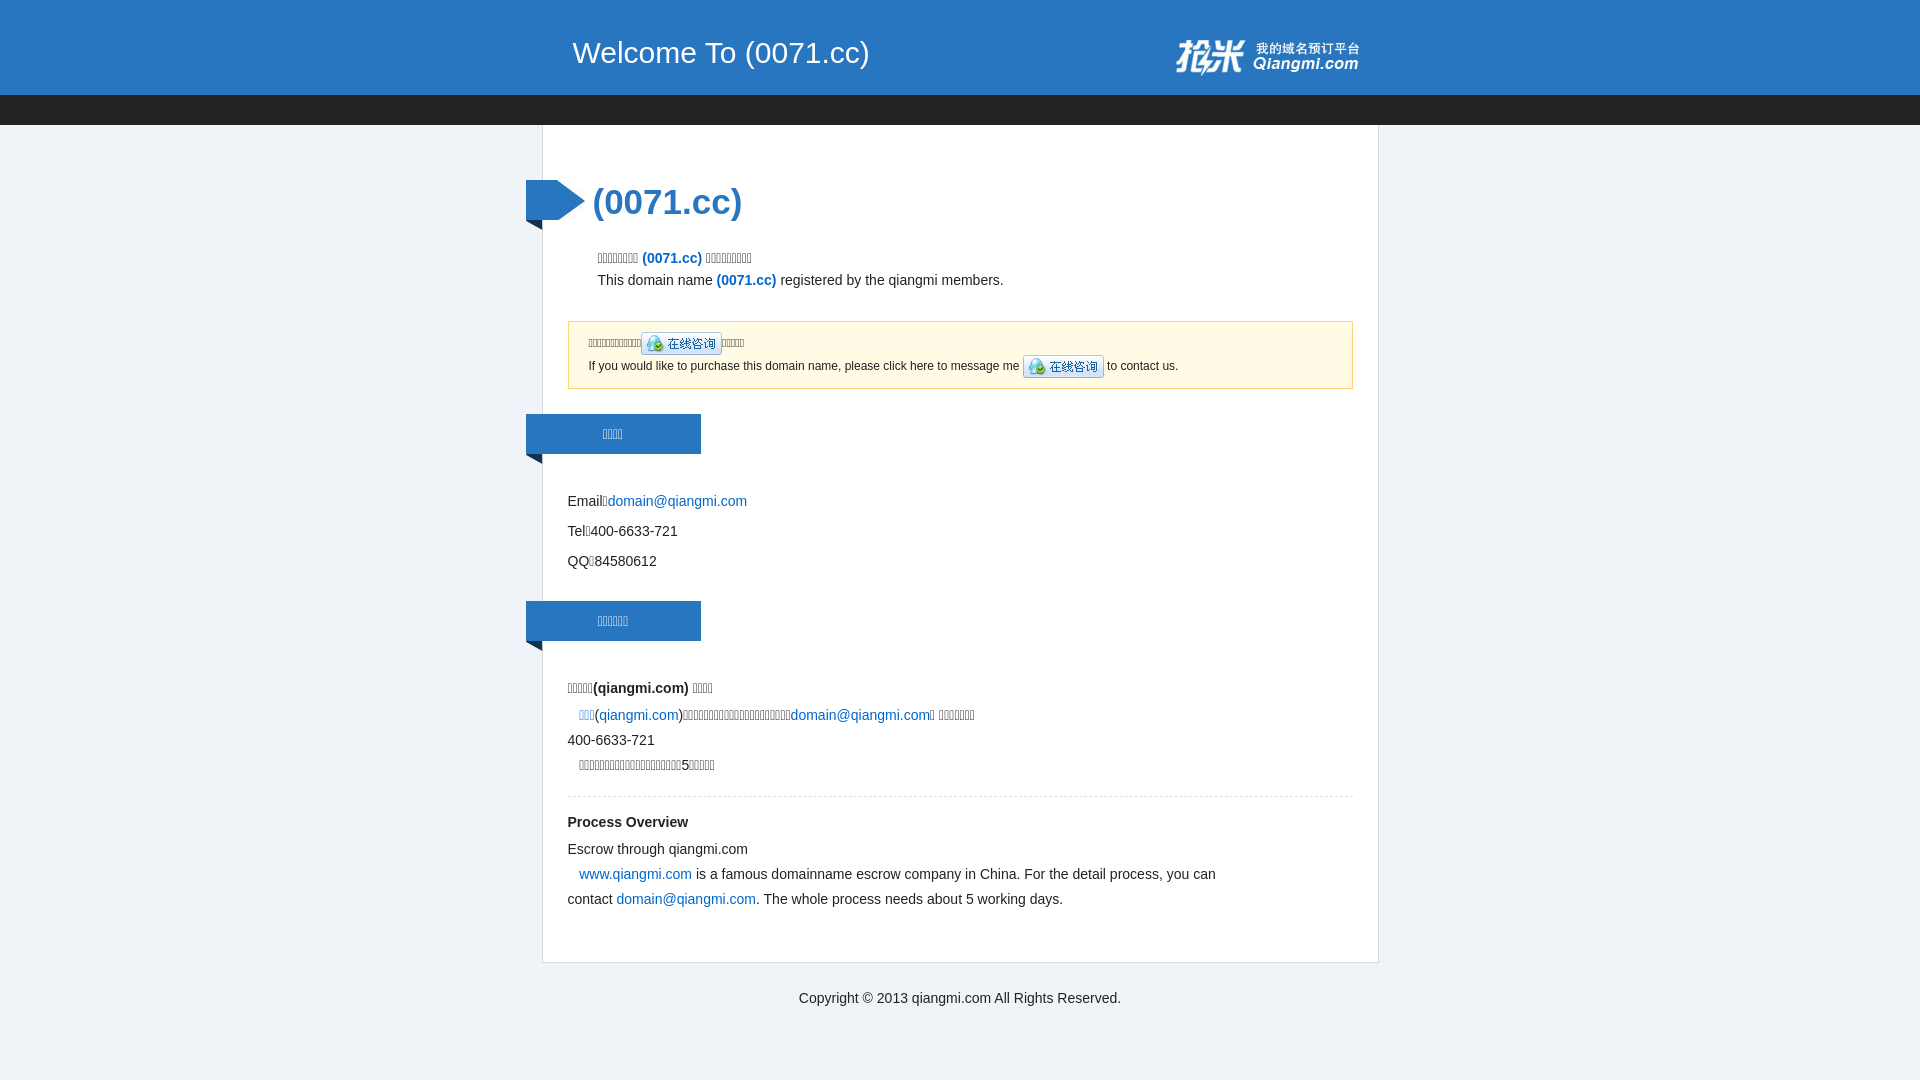 The height and width of the screenshot is (1080, 1920). Describe the element at coordinates (860, 713) in the screenshot. I see `'domain@qiangmi.com'` at that location.